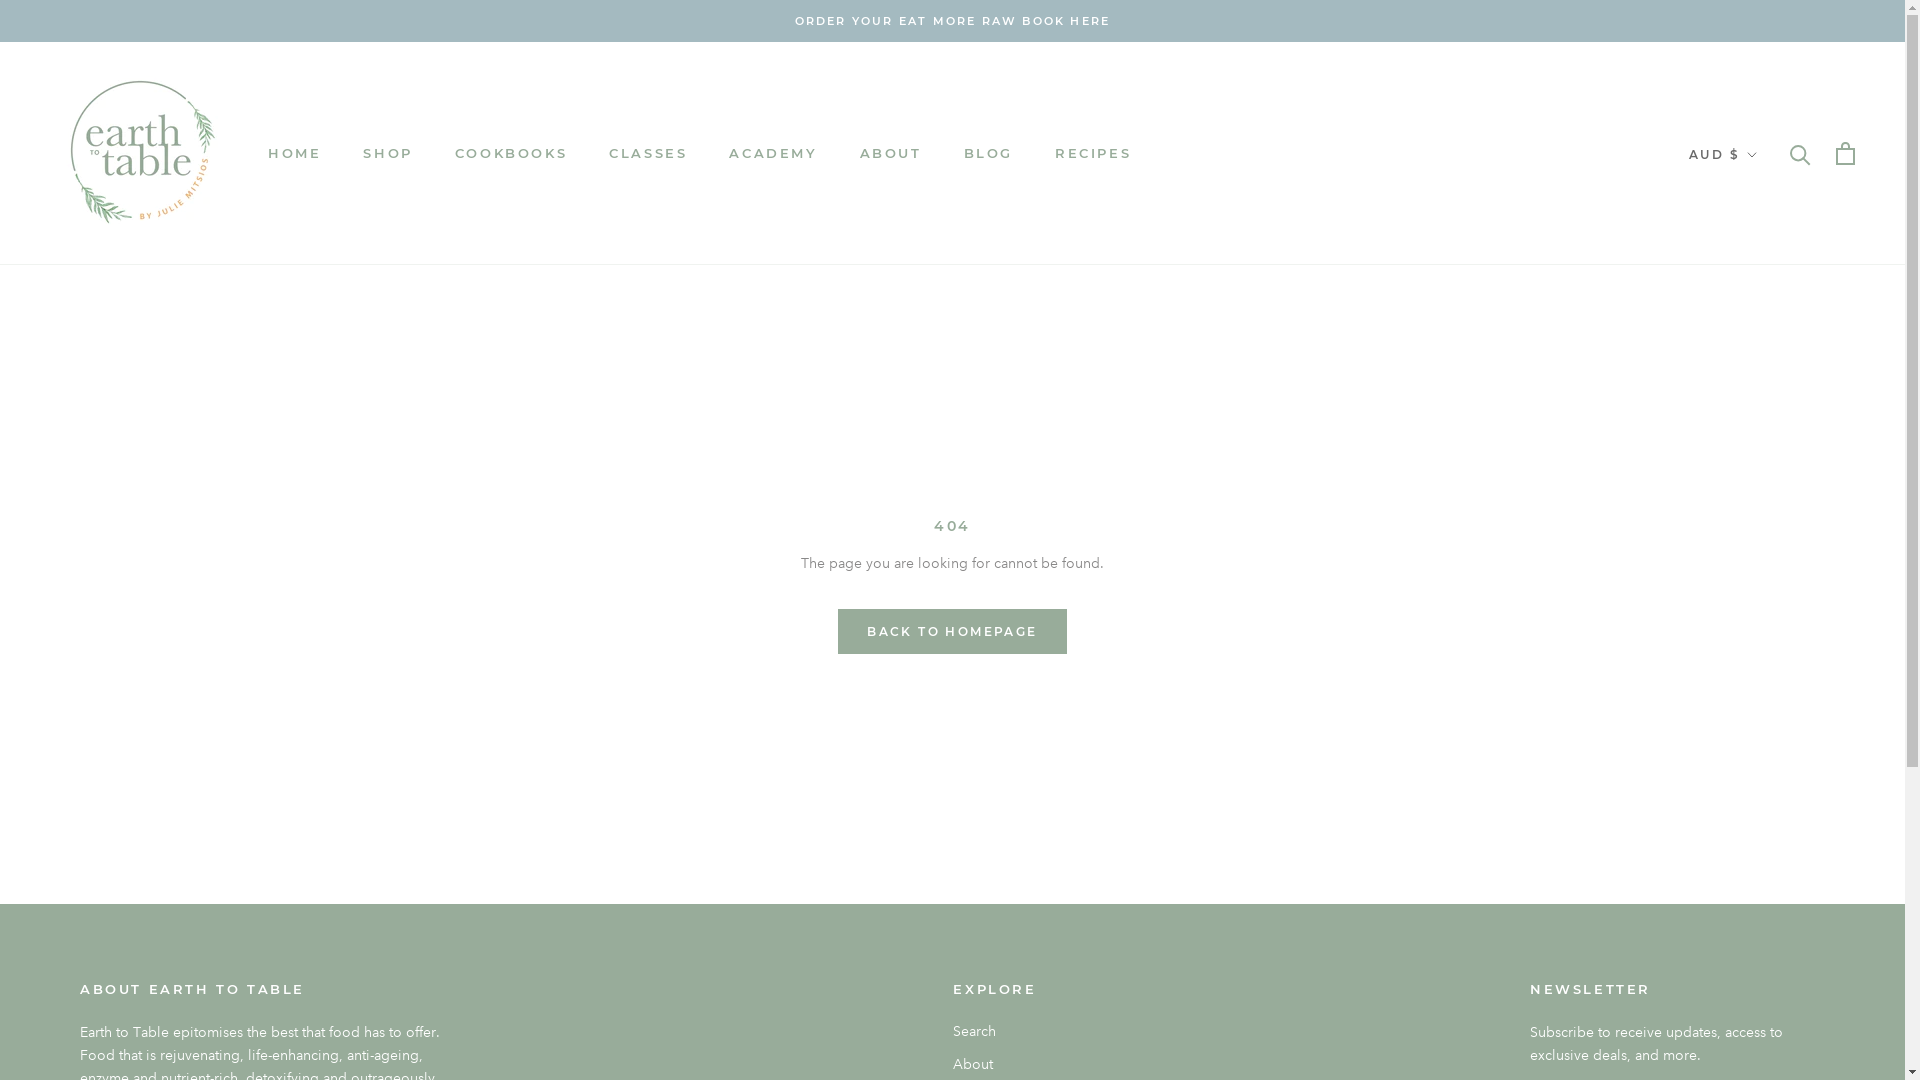 The width and height of the screenshot is (1920, 1080). I want to click on 'AUD $', so click(1722, 153).